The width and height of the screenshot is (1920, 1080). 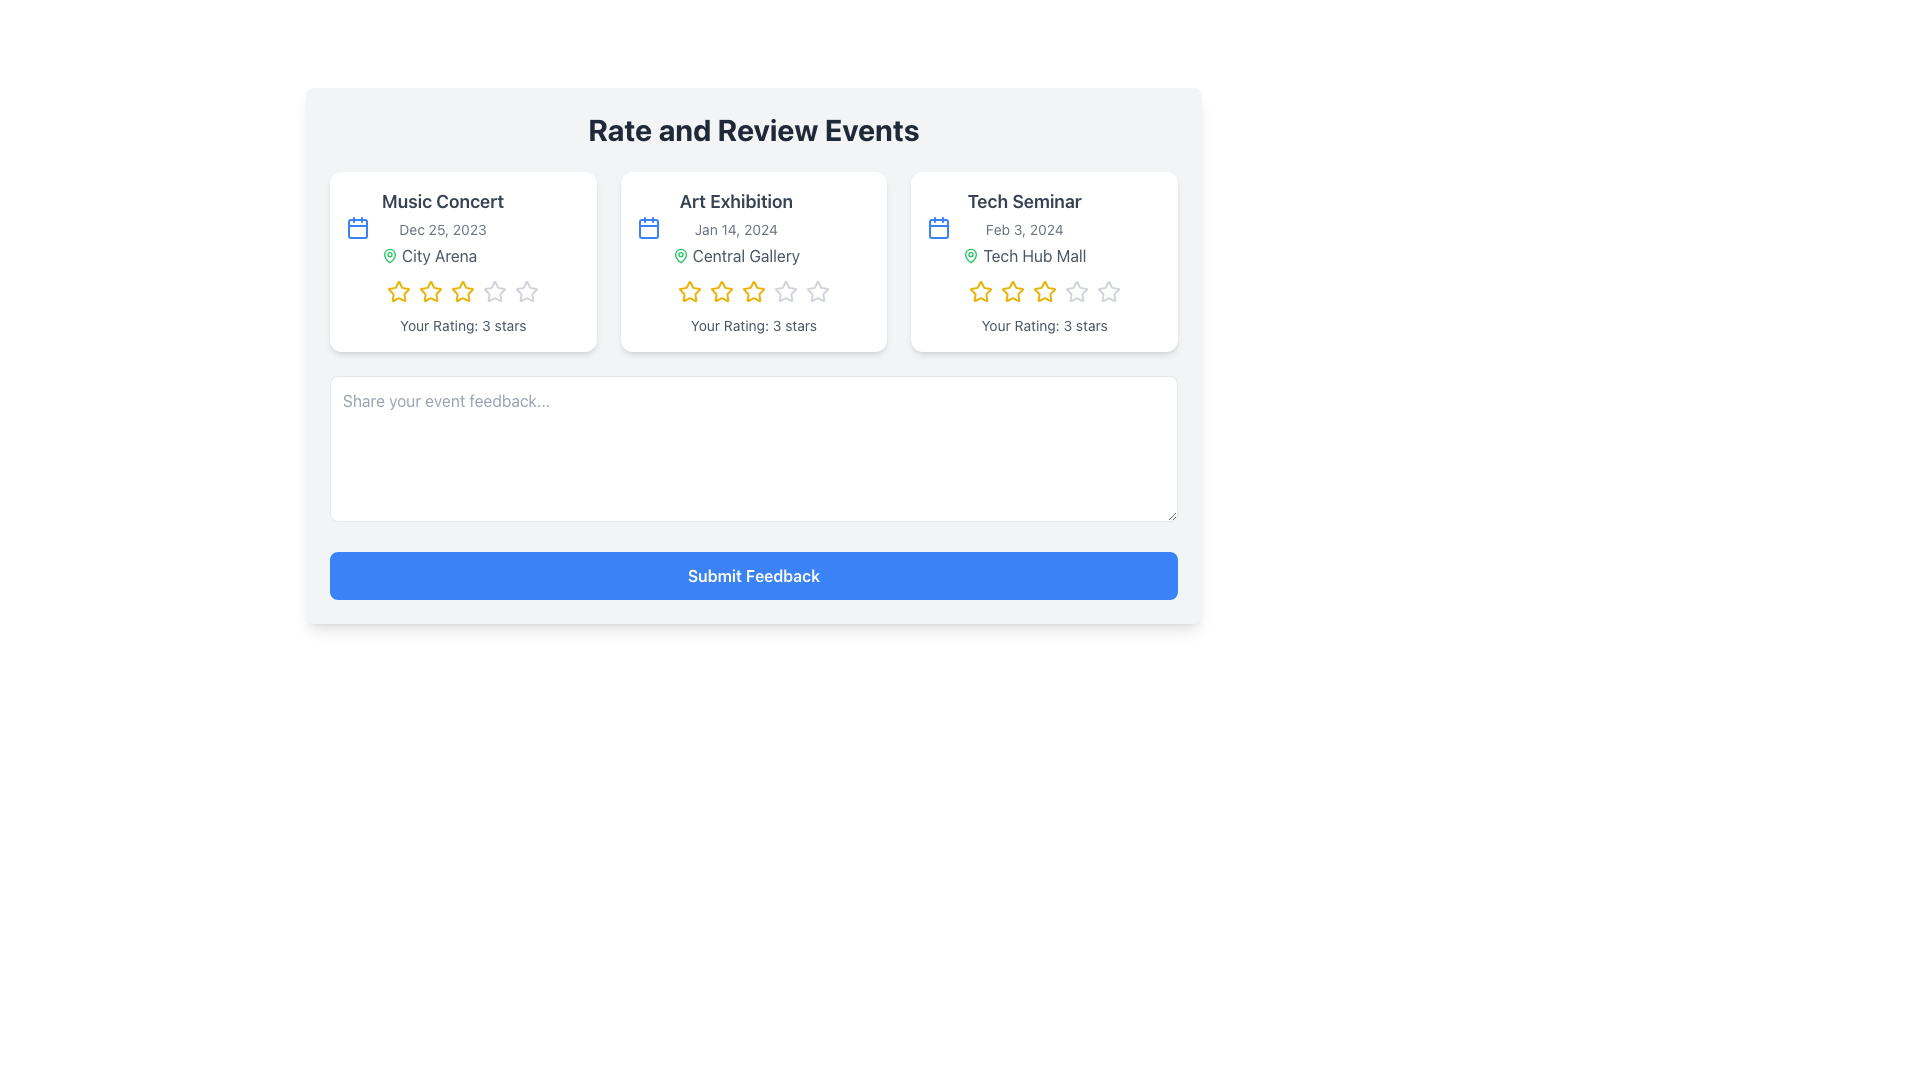 What do you see at coordinates (1043, 292) in the screenshot?
I see `the third star in the star rating sequence within the 'Tech Seminar' card to indicate a rating` at bounding box center [1043, 292].